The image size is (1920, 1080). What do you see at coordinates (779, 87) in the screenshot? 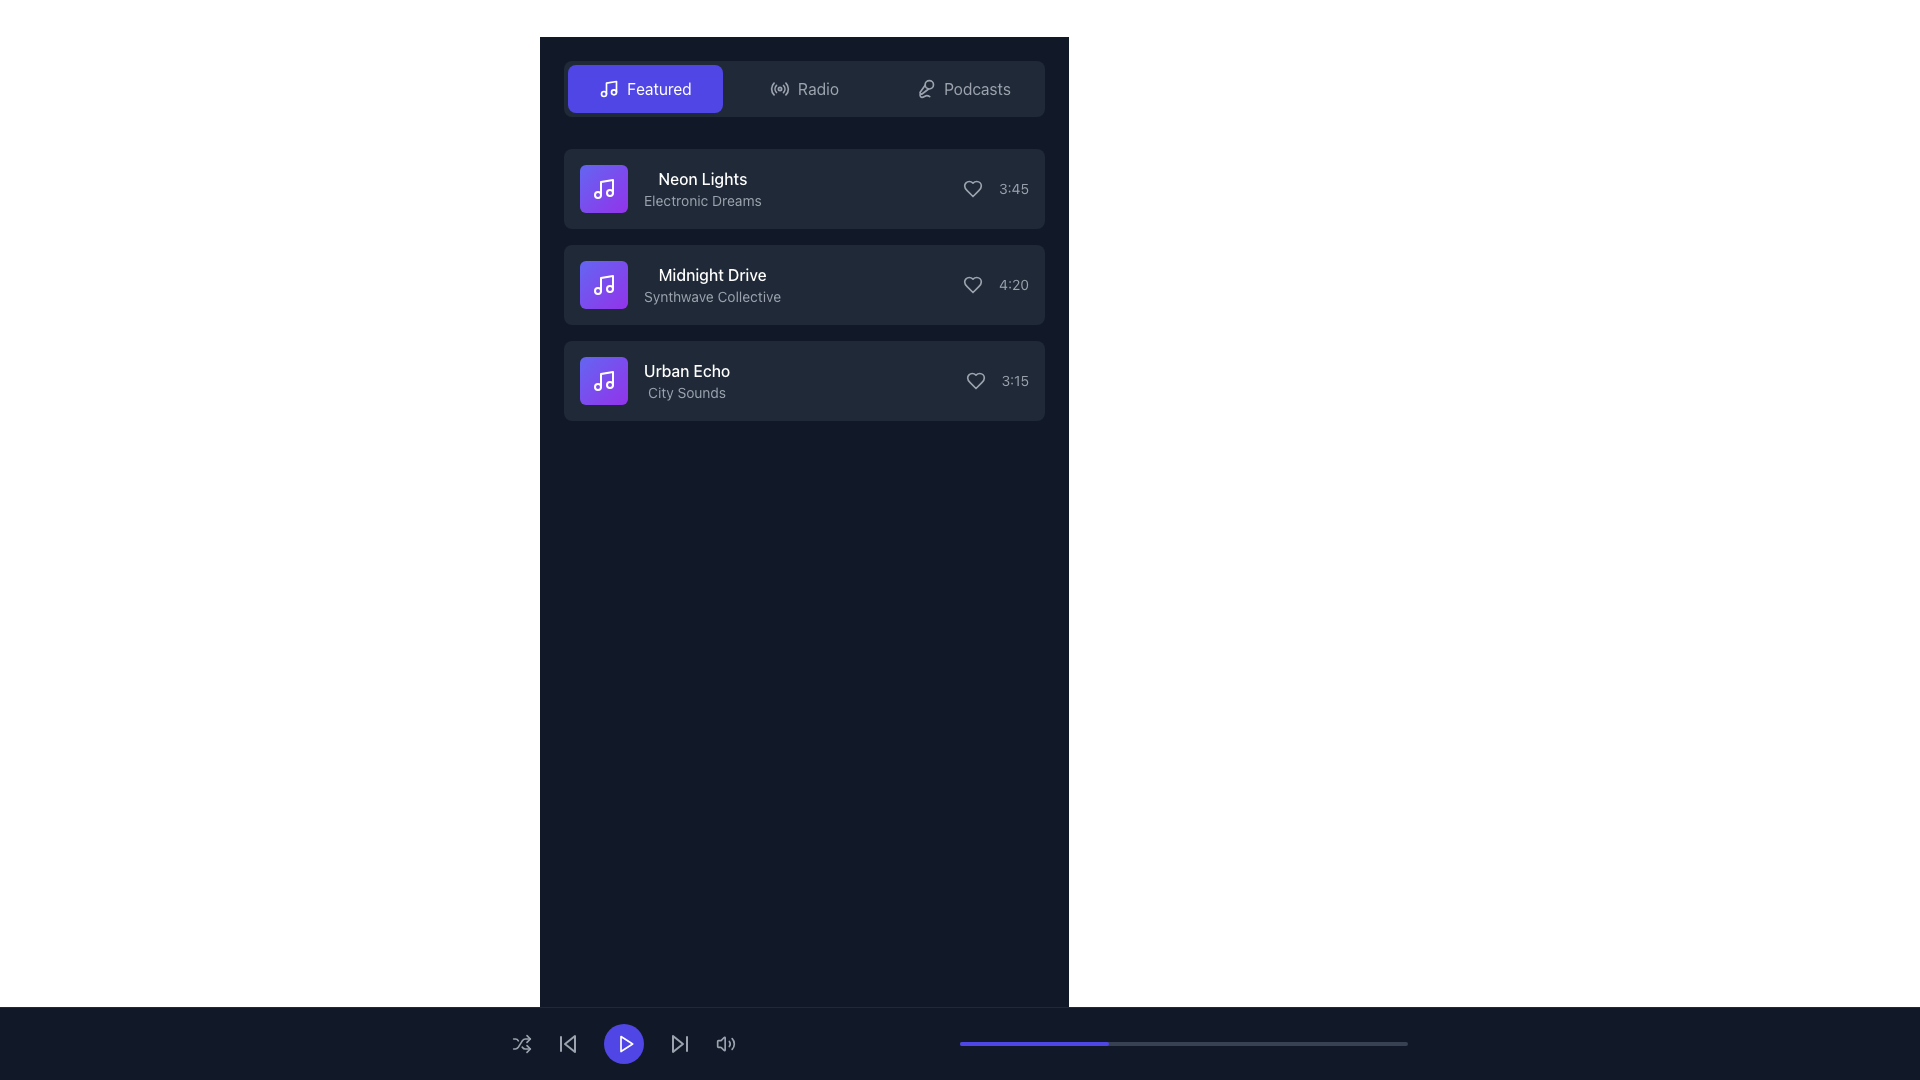
I see `the SVG icon of a circular shape with radiating arcs in the button labeled 'Radio'` at bounding box center [779, 87].